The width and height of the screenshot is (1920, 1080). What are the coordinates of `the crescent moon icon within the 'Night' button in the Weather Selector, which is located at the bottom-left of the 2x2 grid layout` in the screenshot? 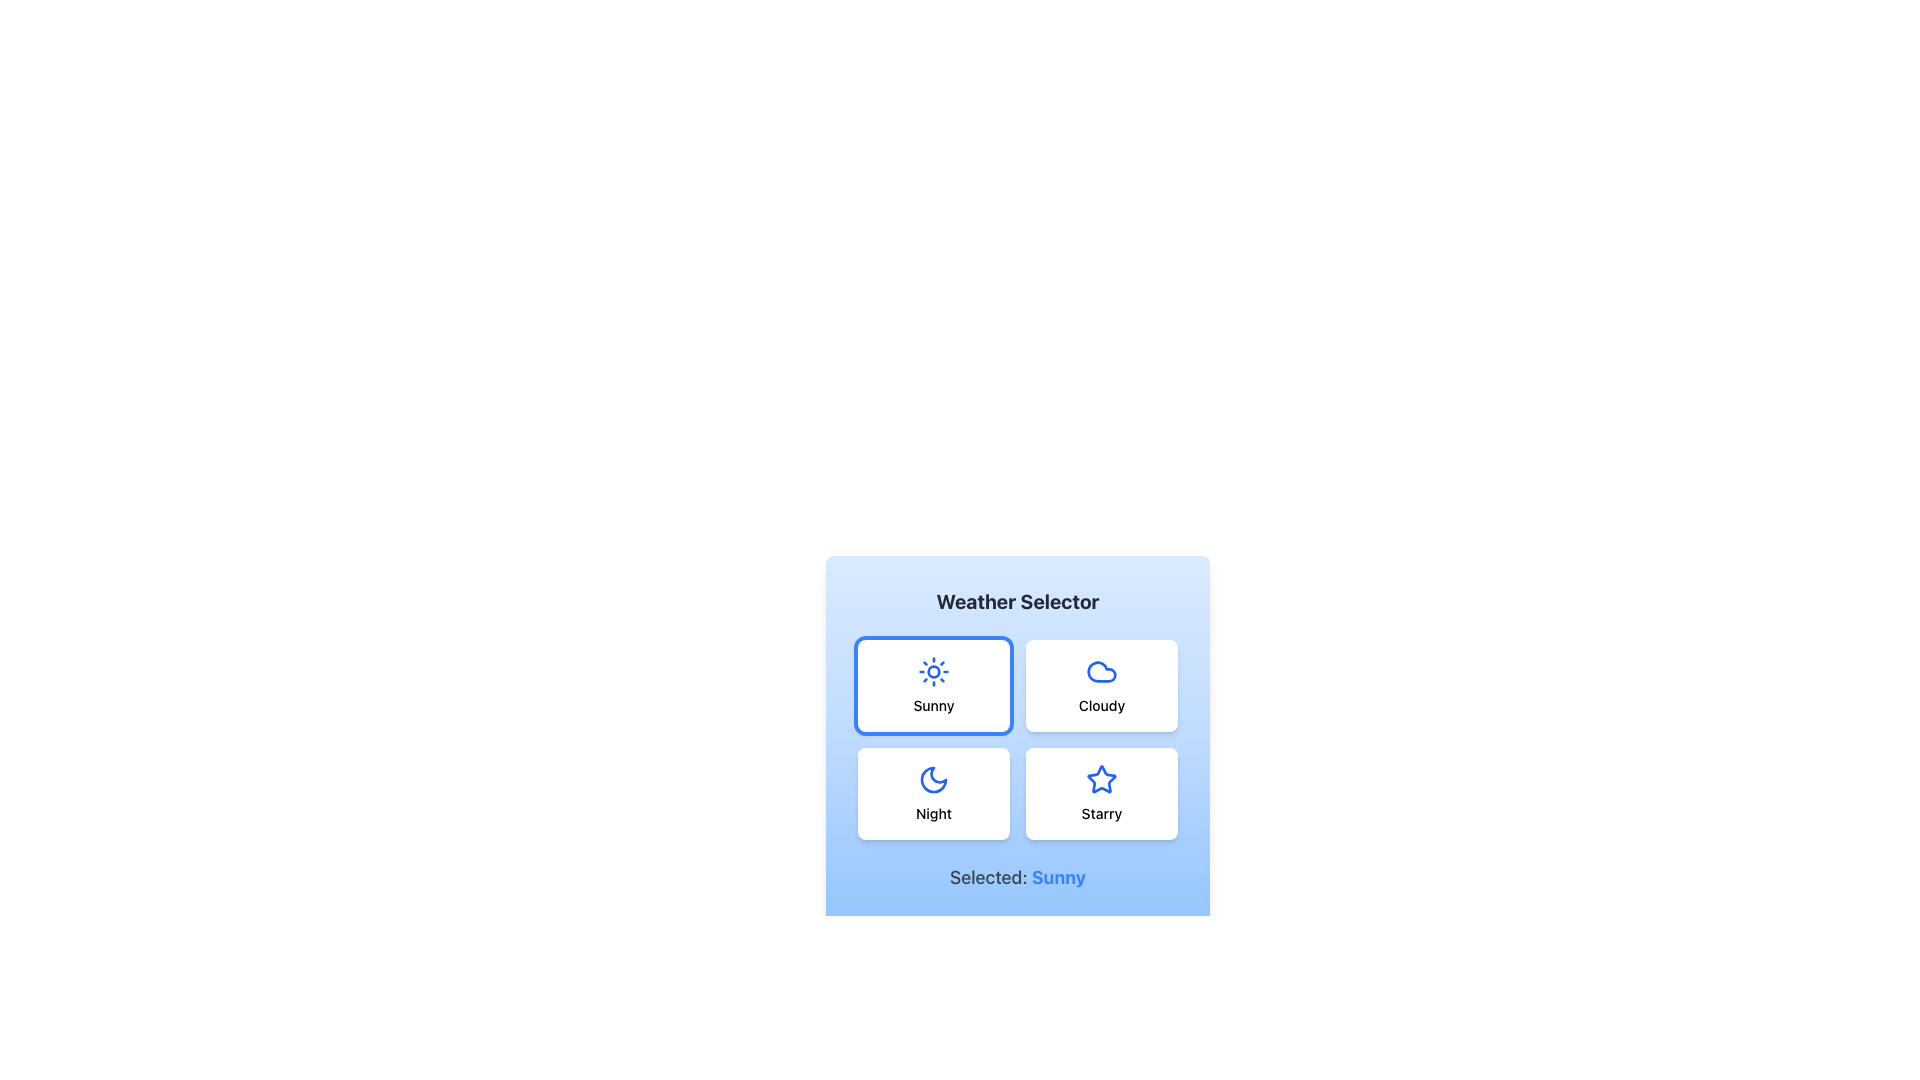 It's located at (933, 778).